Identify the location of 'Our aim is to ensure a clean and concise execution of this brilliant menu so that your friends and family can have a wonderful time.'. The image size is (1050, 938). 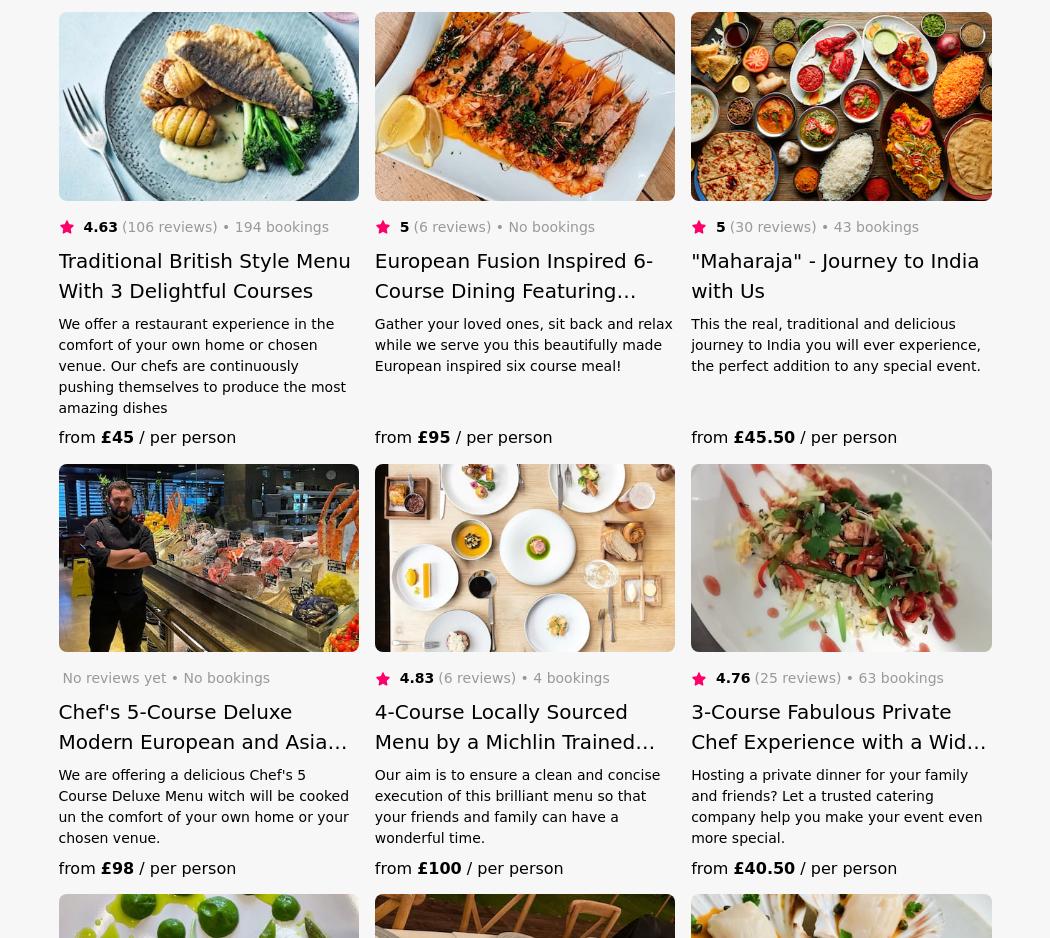
(516, 806).